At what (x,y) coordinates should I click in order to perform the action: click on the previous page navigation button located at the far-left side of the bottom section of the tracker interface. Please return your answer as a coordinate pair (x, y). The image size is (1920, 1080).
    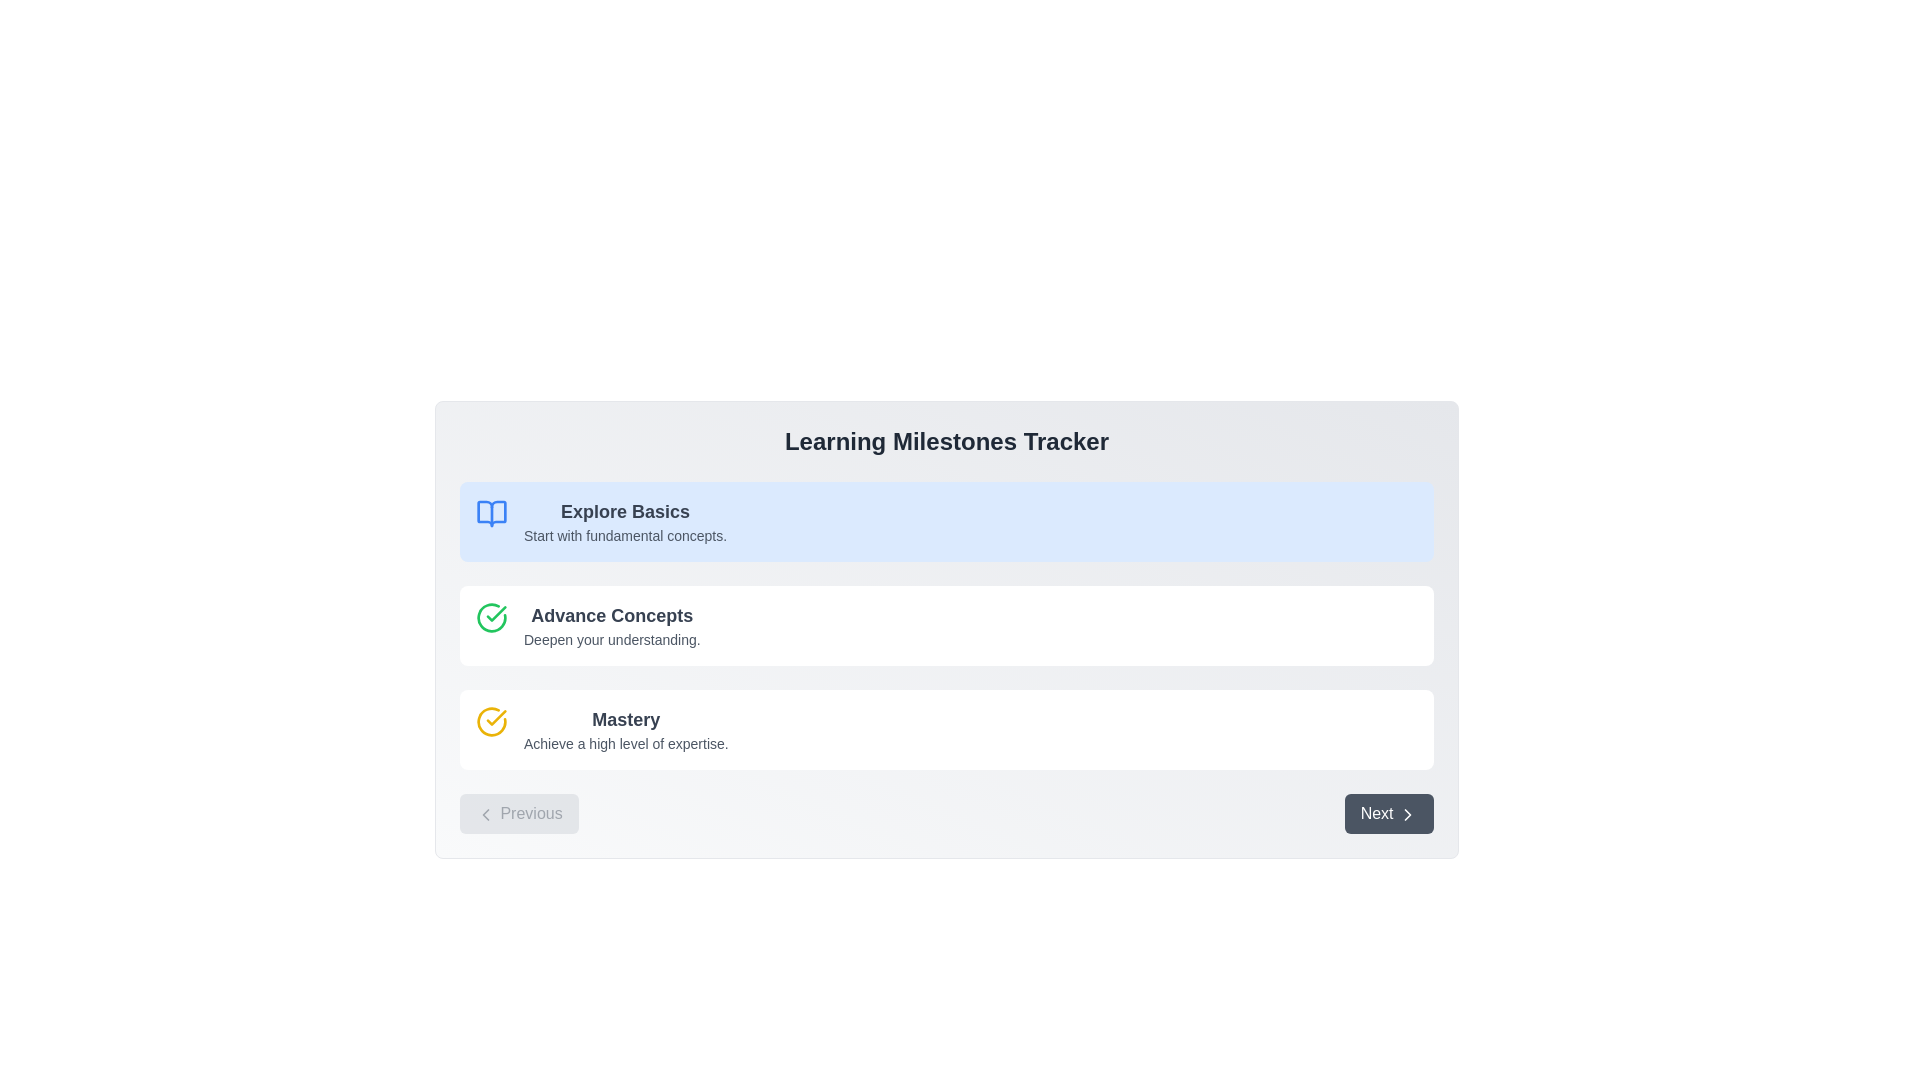
    Looking at the image, I should click on (519, 813).